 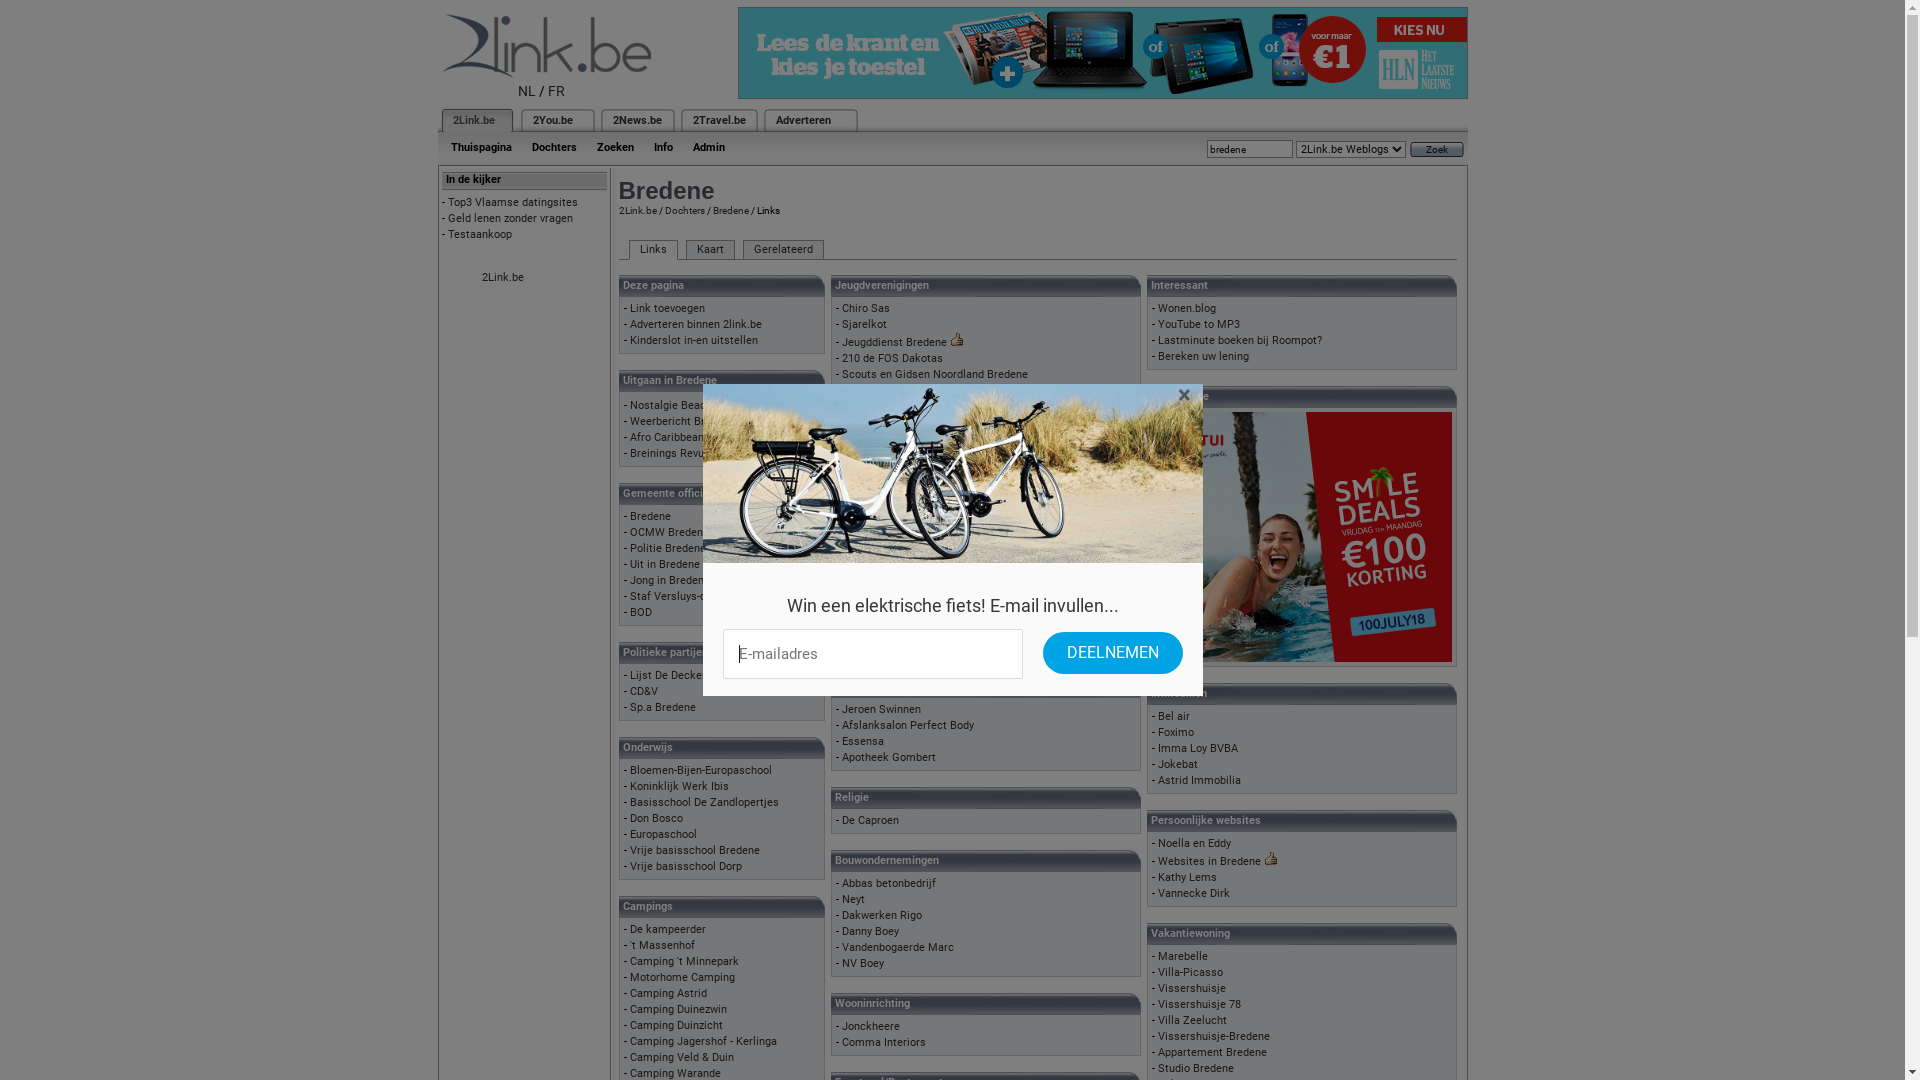 What do you see at coordinates (663, 146) in the screenshot?
I see `'Info'` at bounding box center [663, 146].